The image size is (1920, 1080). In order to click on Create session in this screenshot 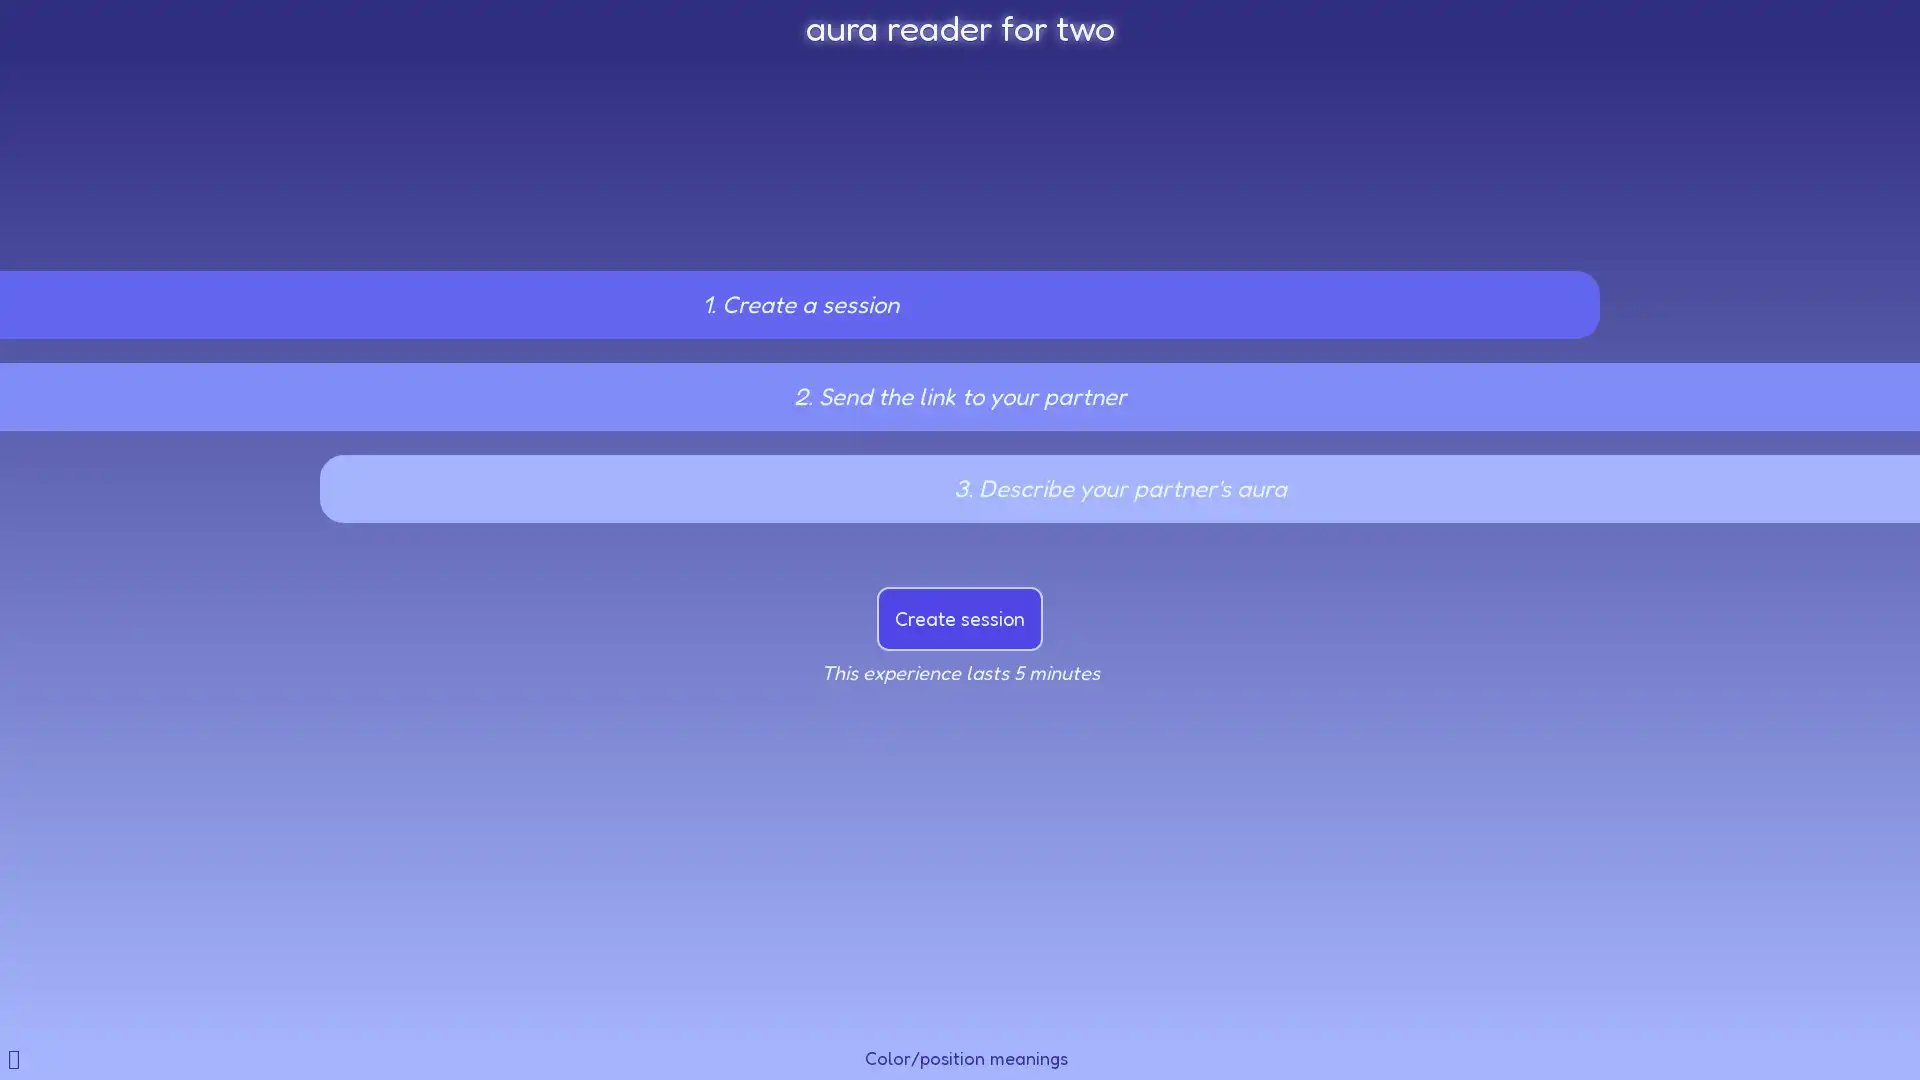, I will do `click(960, 617)`.